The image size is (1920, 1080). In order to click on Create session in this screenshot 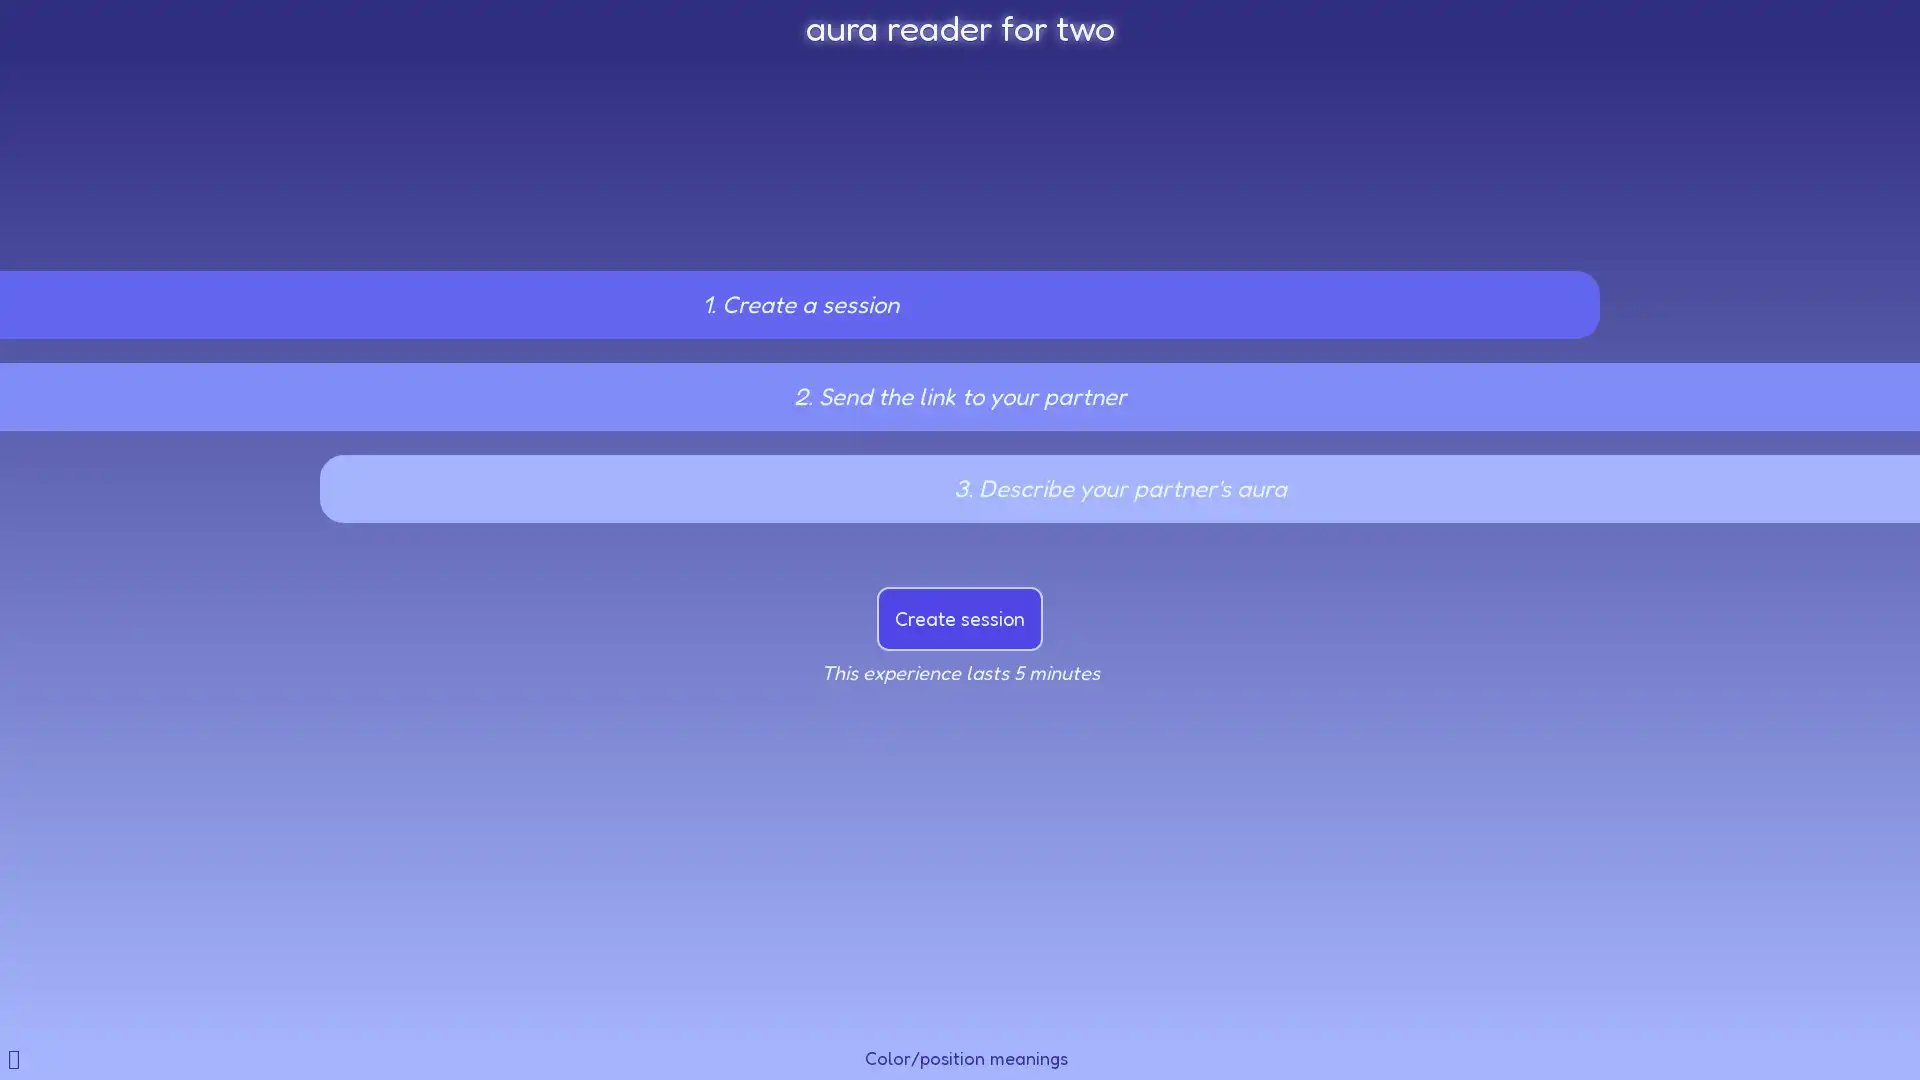, I will do `click(960, 617)`.